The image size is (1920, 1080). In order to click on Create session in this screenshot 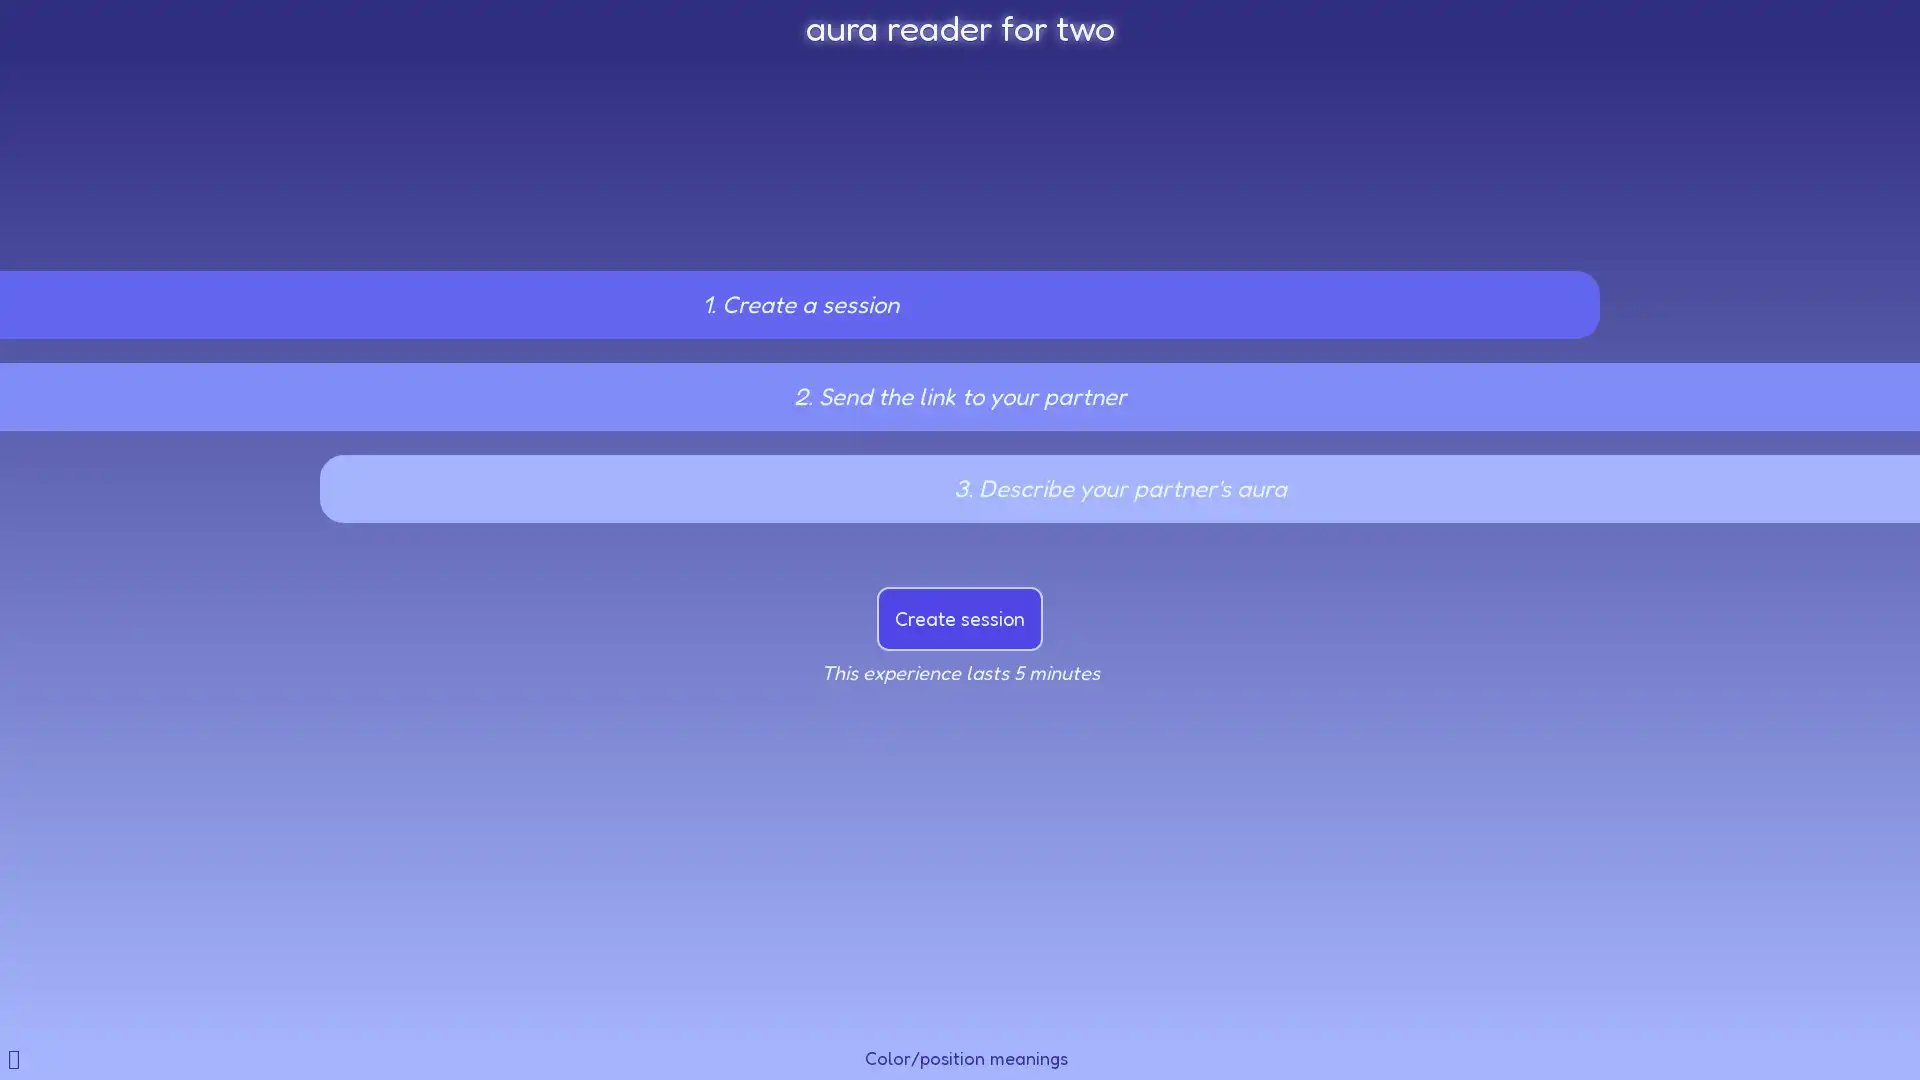, I will do `click(960, 617)`.